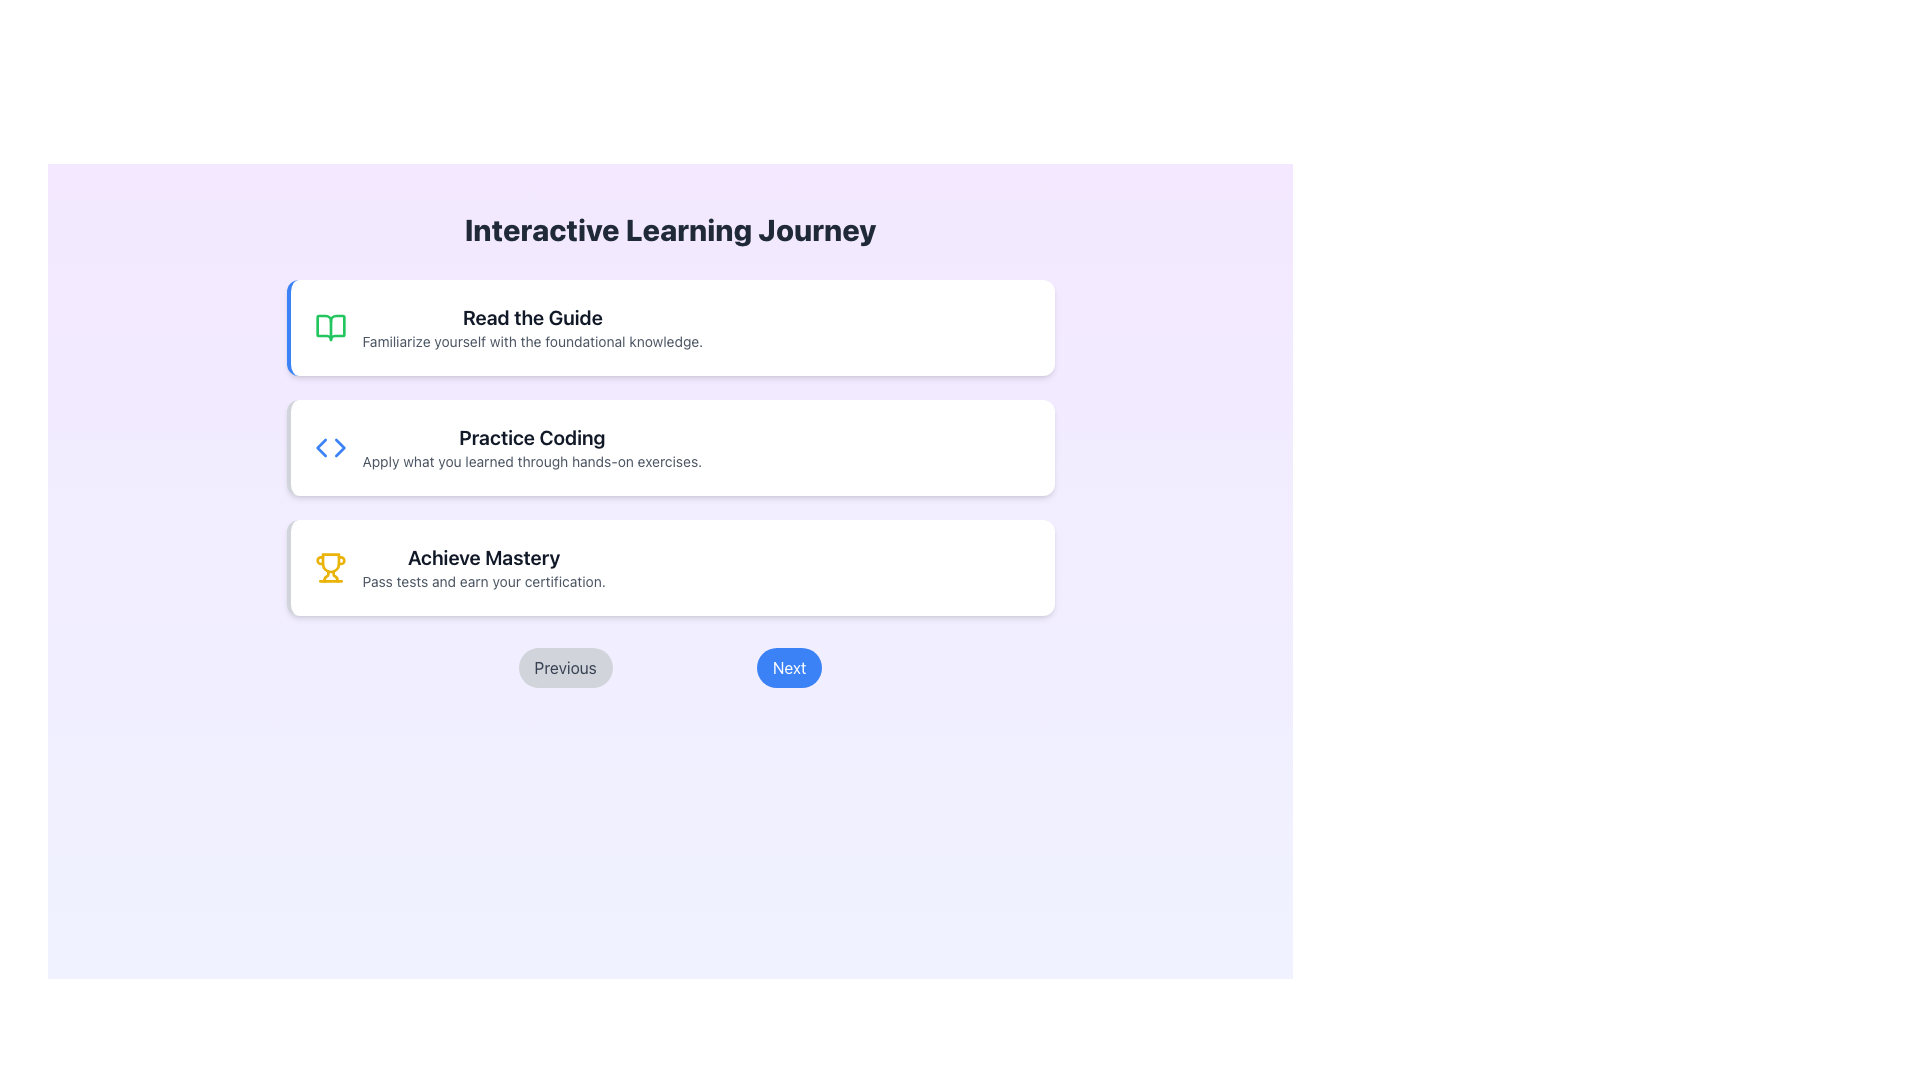  Describe the element at coordinates (484, 558) in the screenshot. I see `the text label that serves as a title or headline for the section, which is centrally located in the third section of a vertical list of steps, between the trophy icon above and the descriptive text below` at that location.